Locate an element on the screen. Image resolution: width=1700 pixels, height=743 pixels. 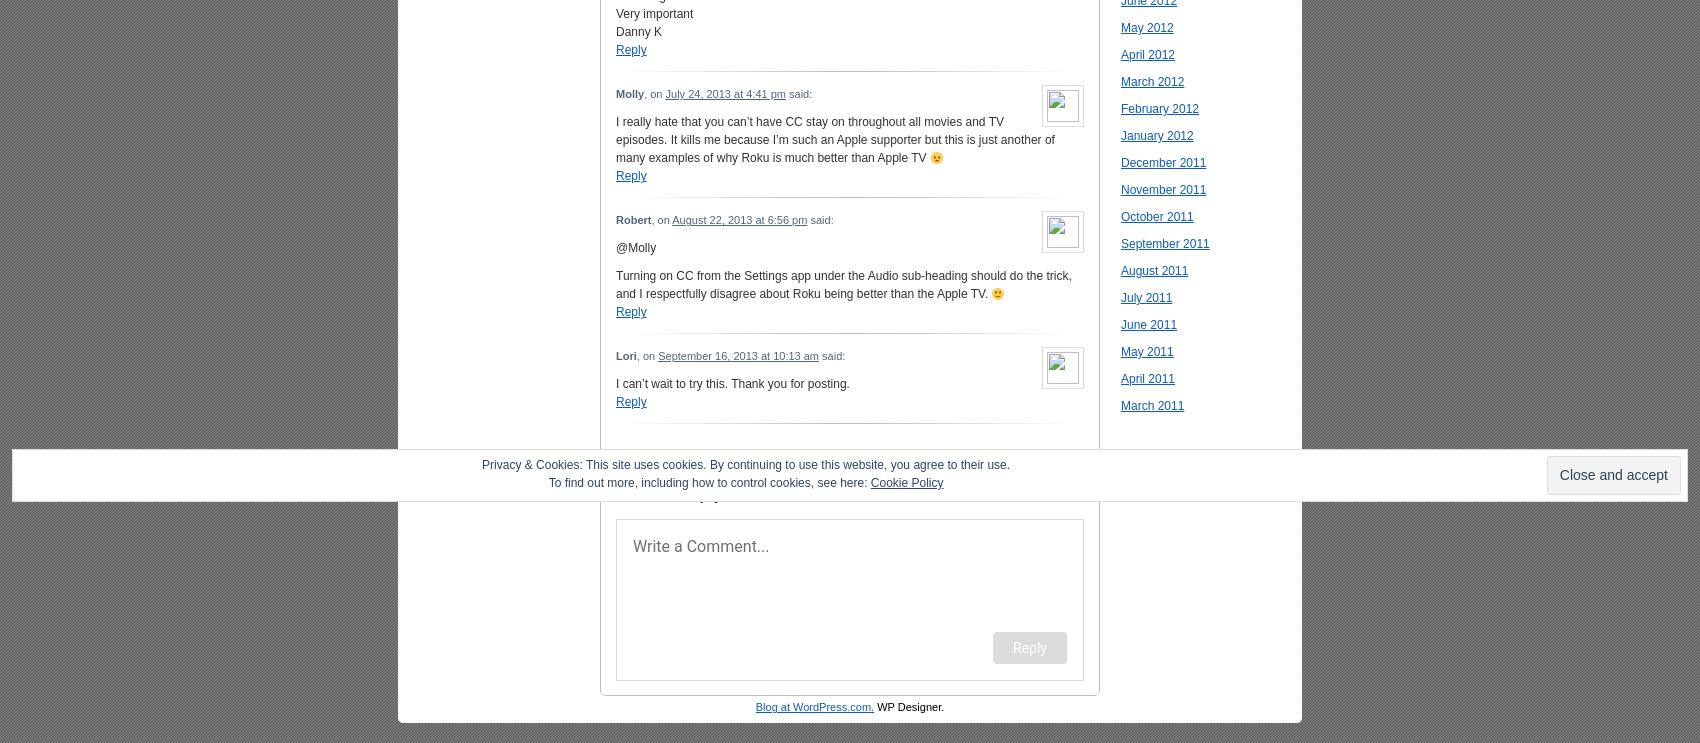
'Blog at WordPress.com.' is located at coordinates (753, 706).